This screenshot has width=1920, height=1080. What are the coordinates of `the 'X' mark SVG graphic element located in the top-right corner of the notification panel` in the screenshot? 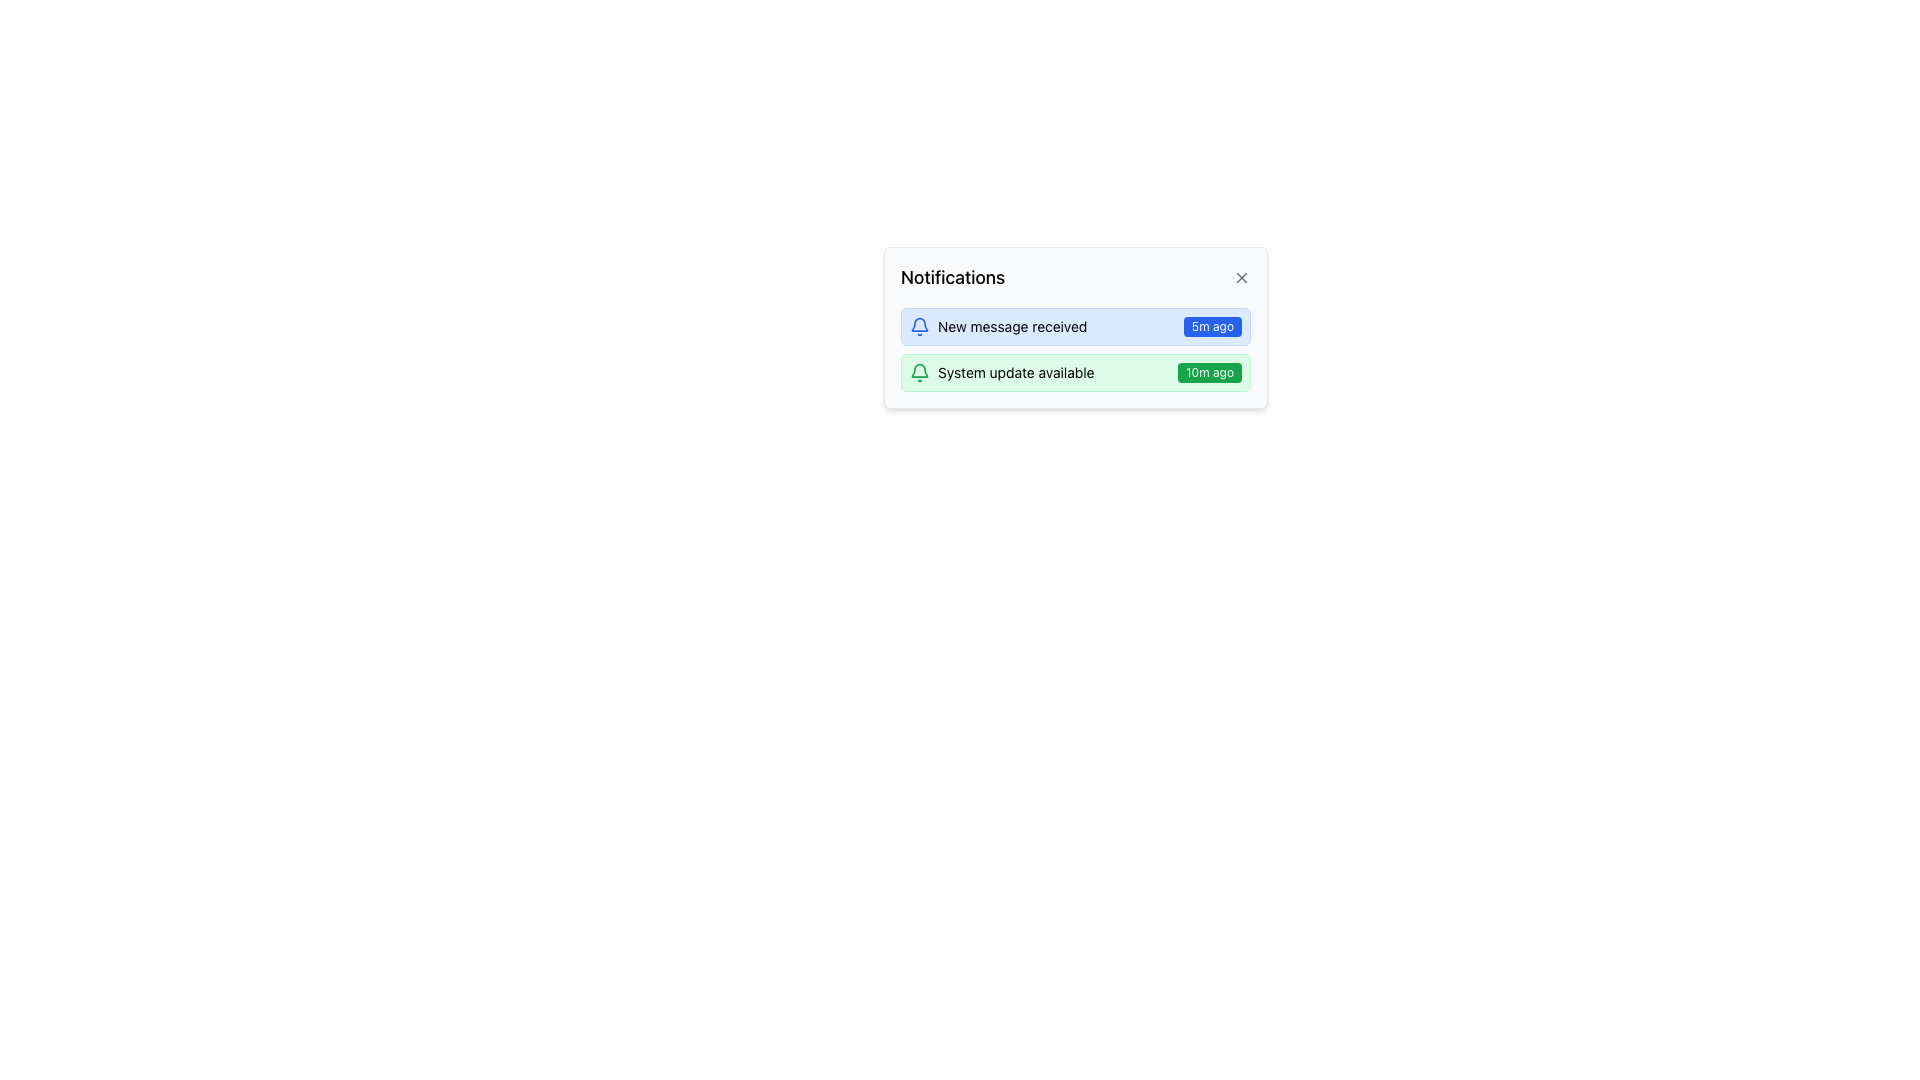 It's located at (1241, 277).